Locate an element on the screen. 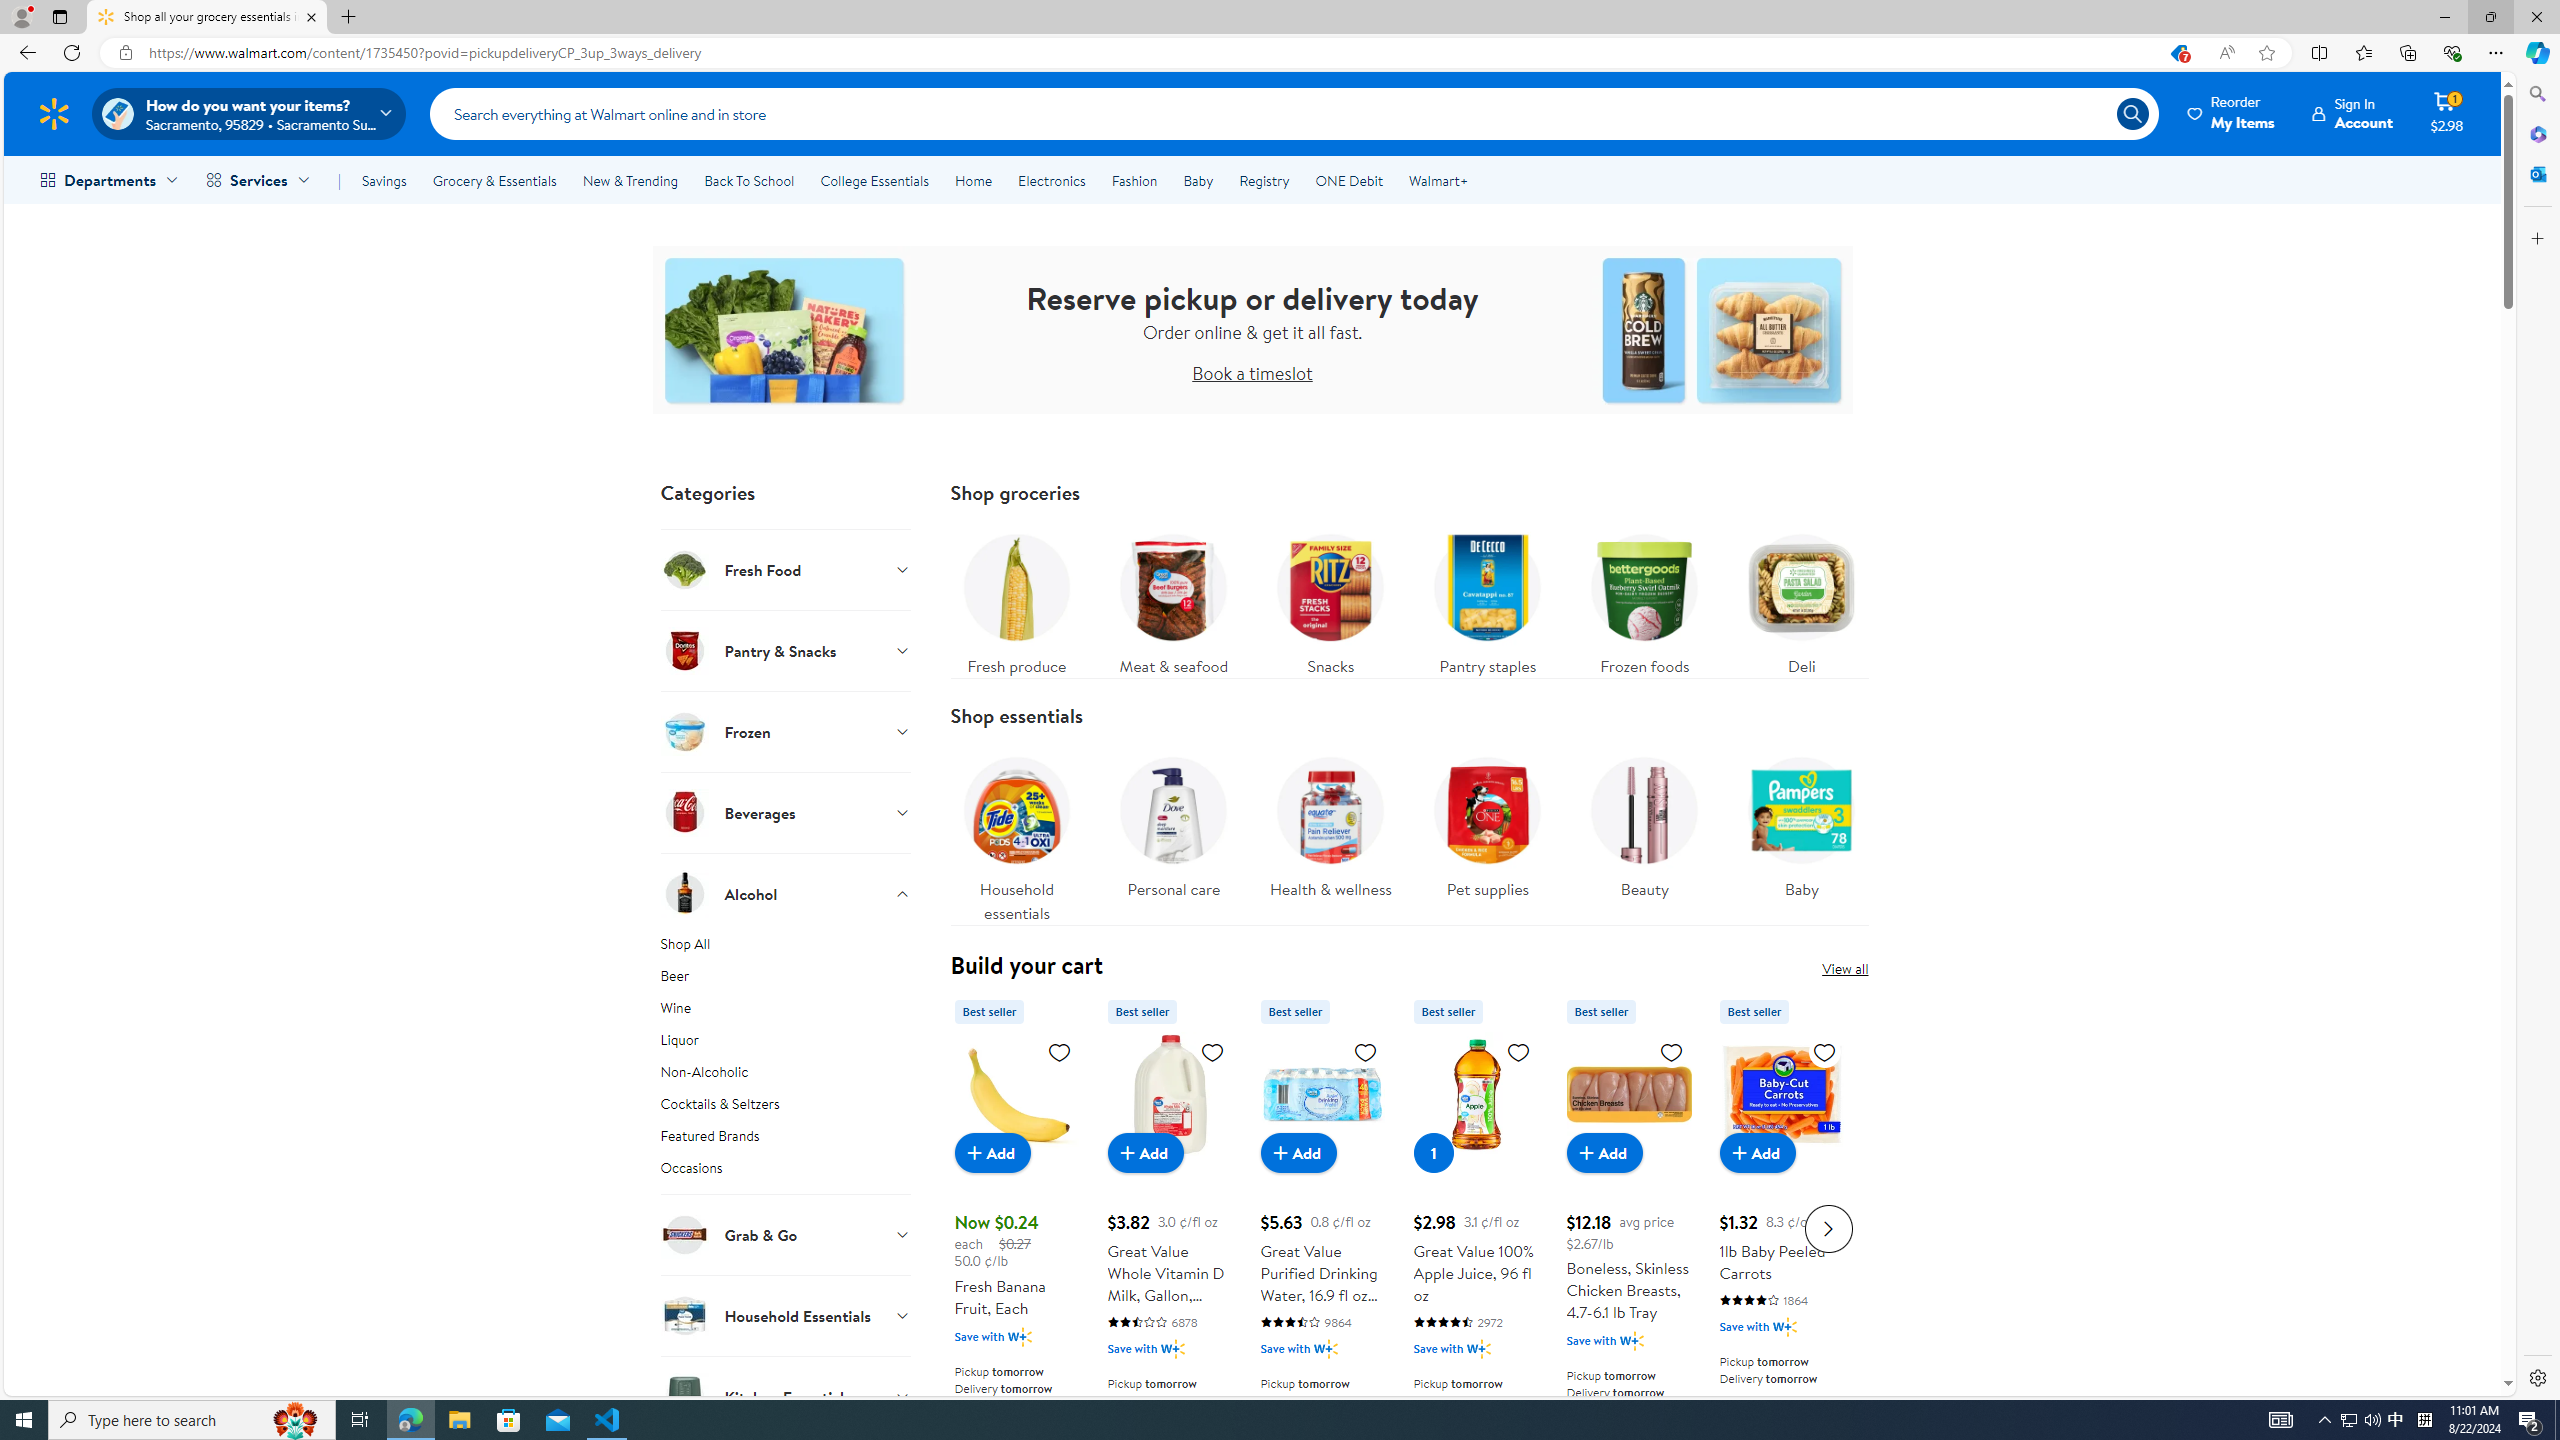 The width and height of the screenshot is (2560, 1440). 'Savings' is located at coordinates (383, 180).